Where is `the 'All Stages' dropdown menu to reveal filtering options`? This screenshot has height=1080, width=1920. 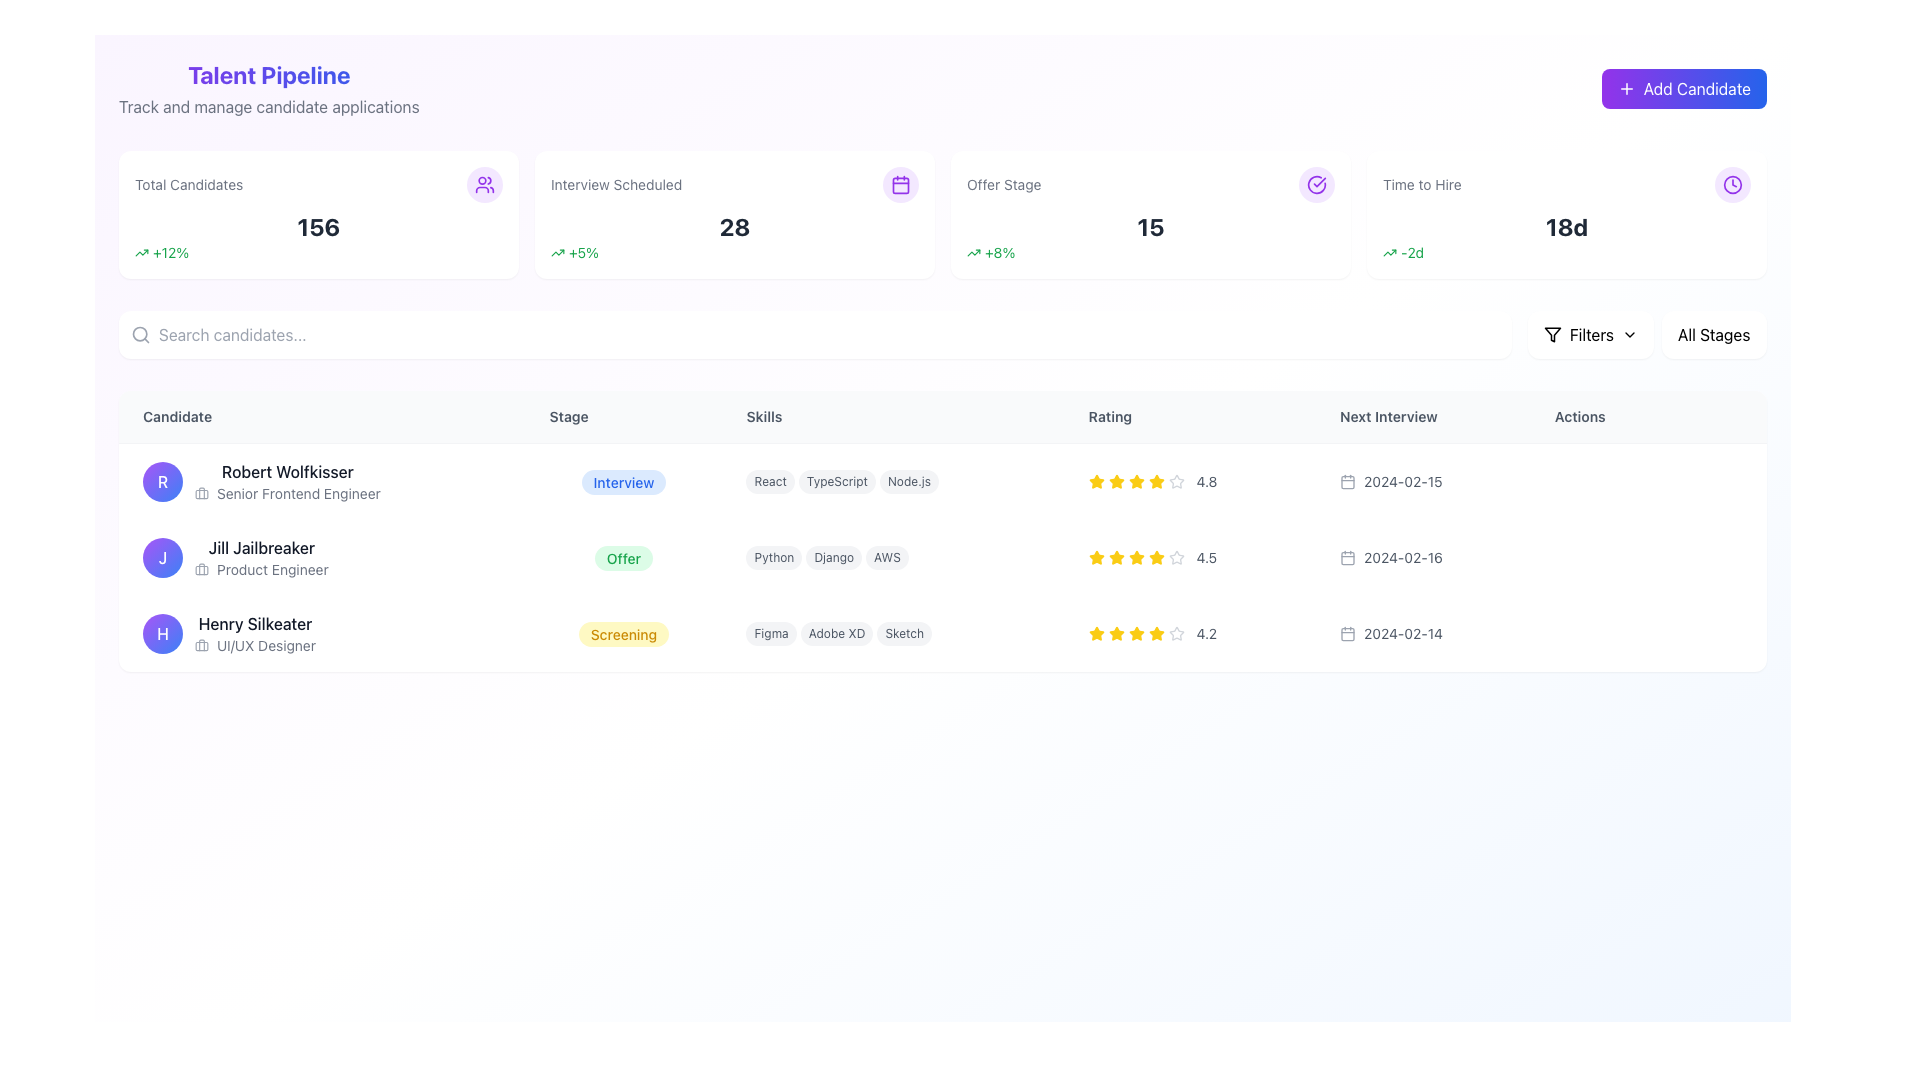 the 'All Stages' dropdown menu to reveal filtering options is located at coordinates (1713, 334).